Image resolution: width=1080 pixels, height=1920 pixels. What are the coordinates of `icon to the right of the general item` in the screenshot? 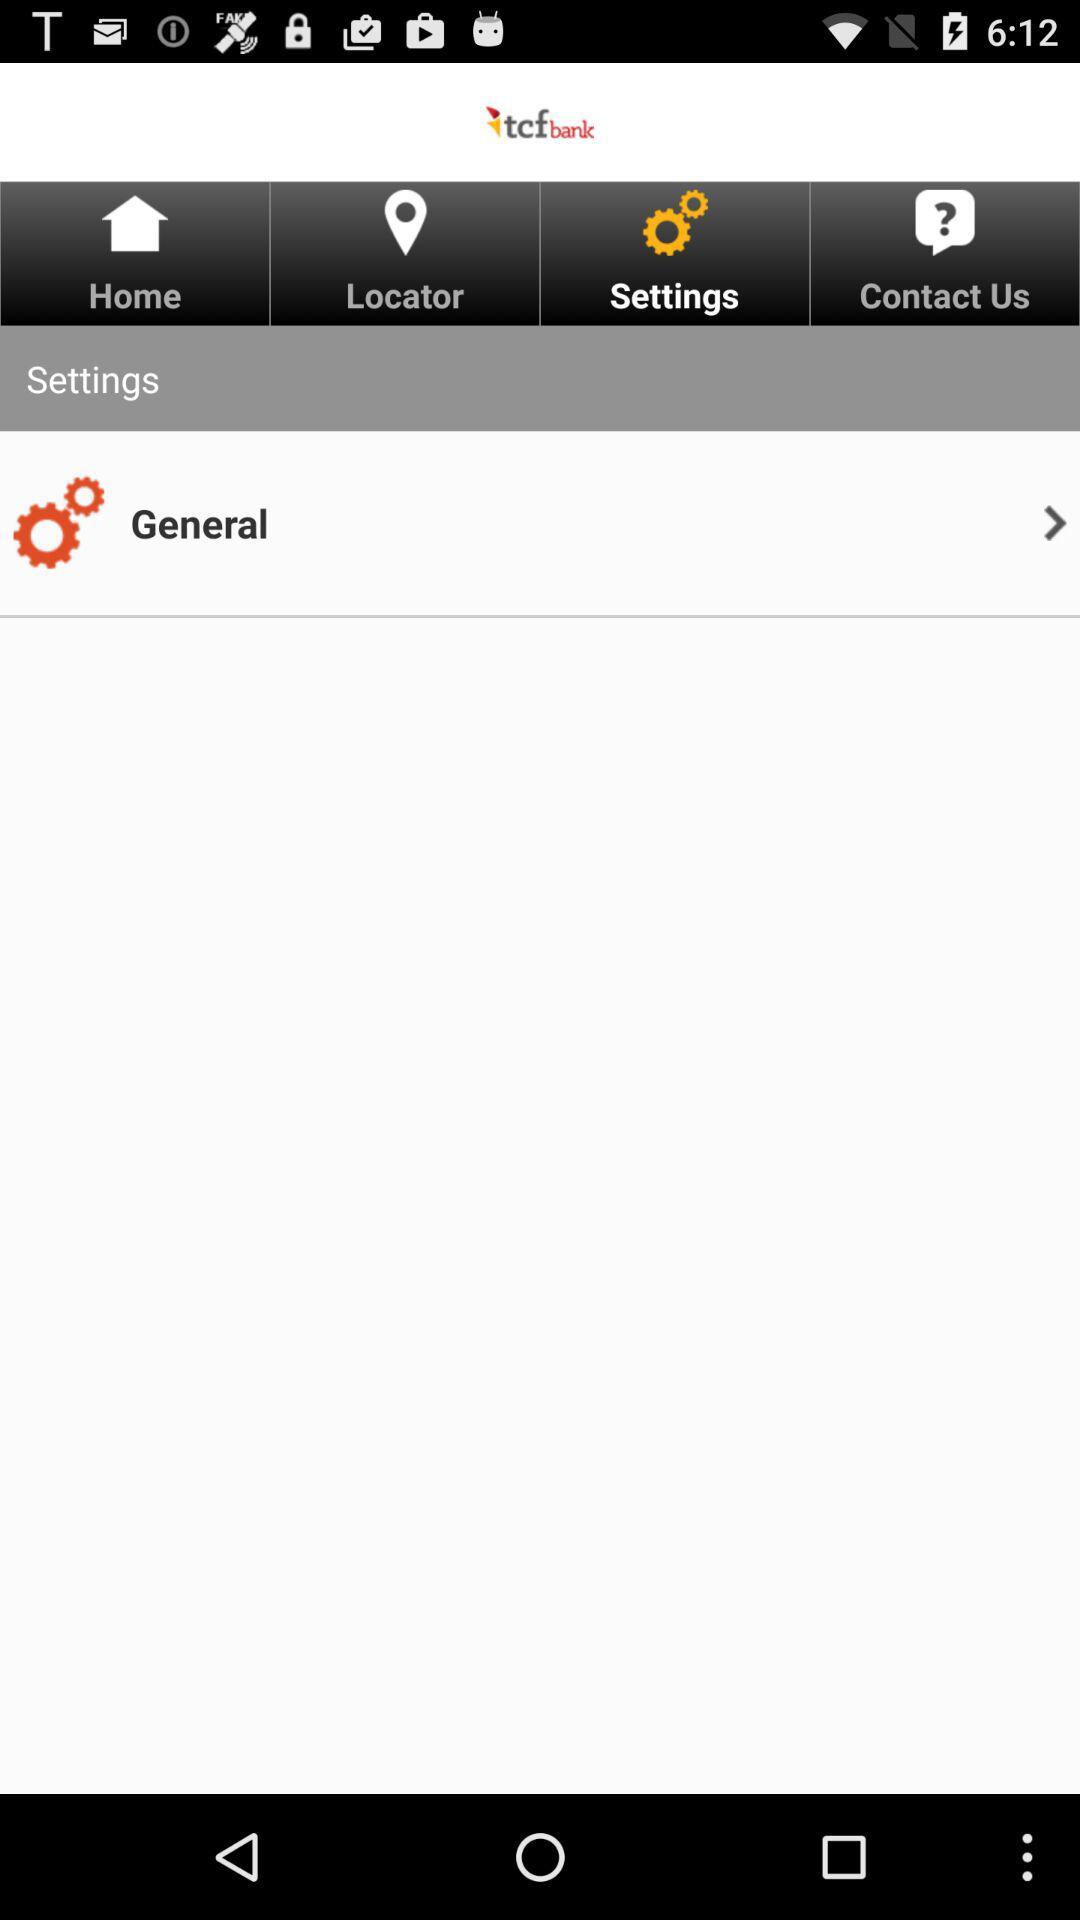 It's located at (1054, 523).